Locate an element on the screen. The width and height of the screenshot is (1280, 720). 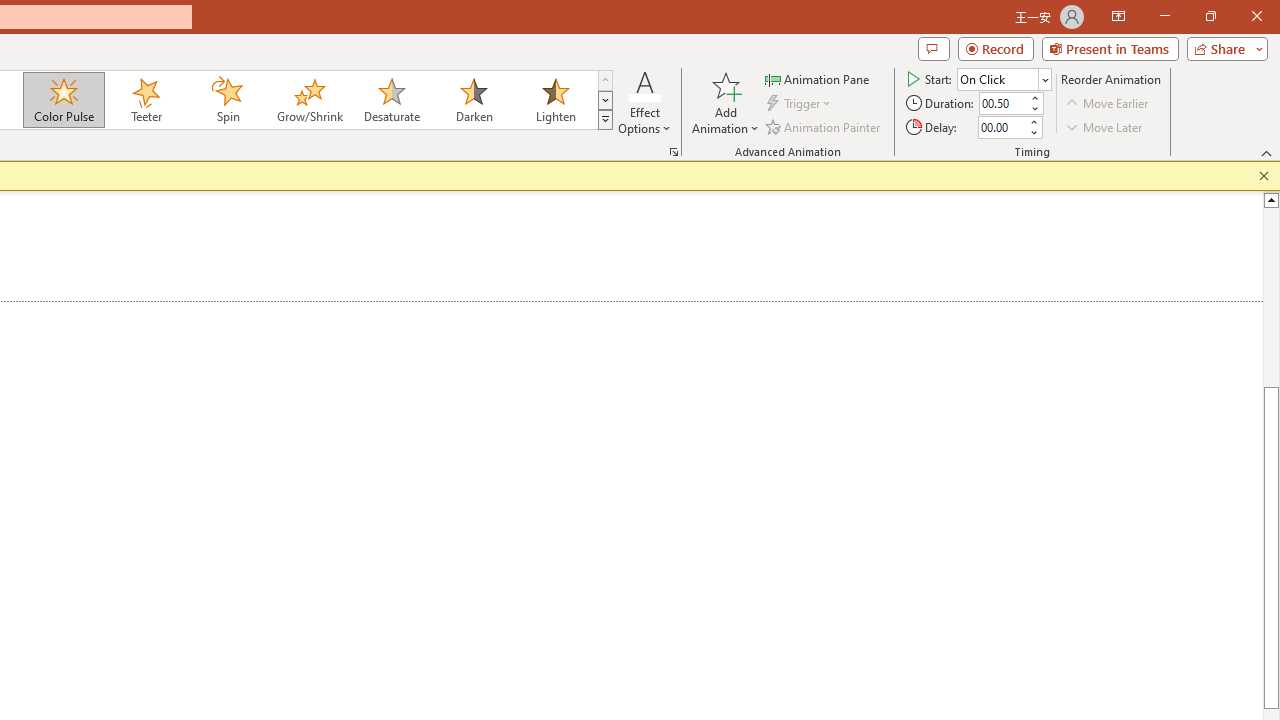
'Grow/Shrink' is located at coordinates (308, 100).